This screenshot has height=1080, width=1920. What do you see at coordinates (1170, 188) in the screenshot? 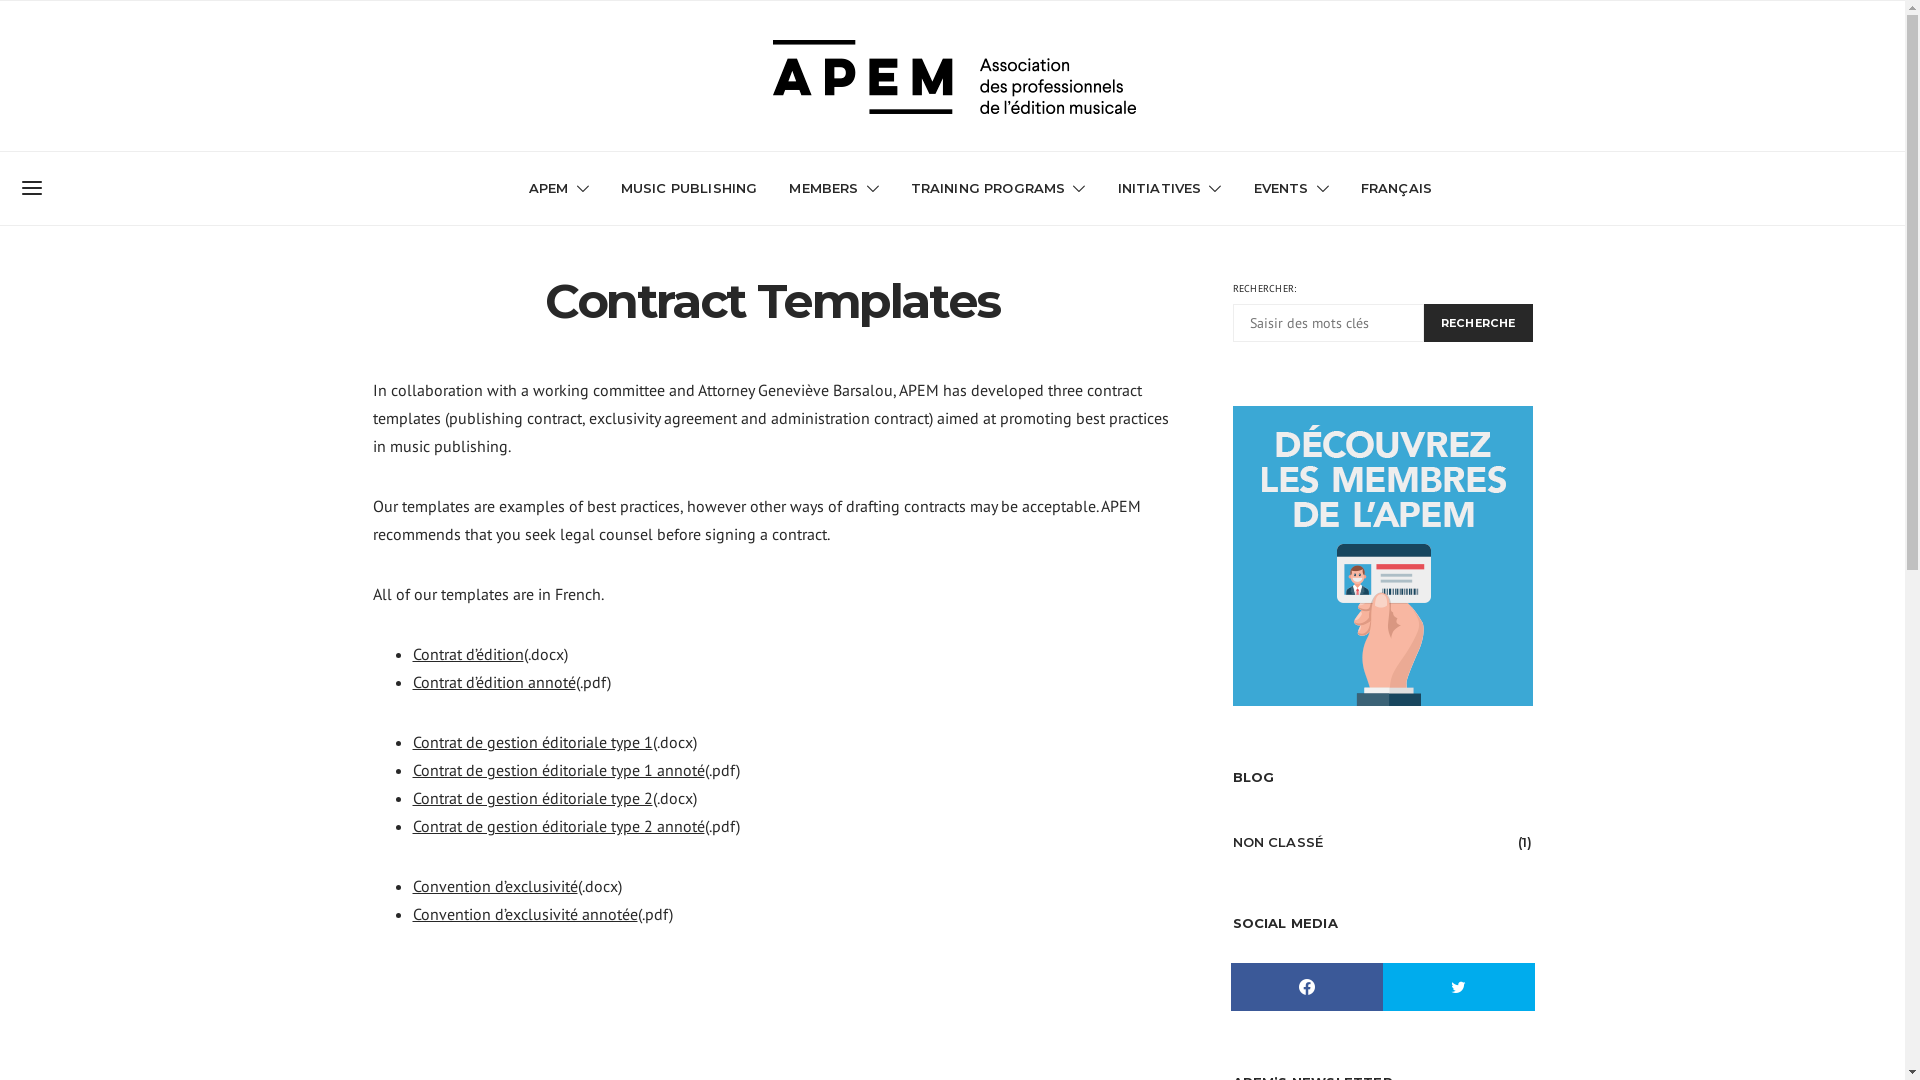
I see `'INITIATIVES'` at bounding box center [1170, 188].